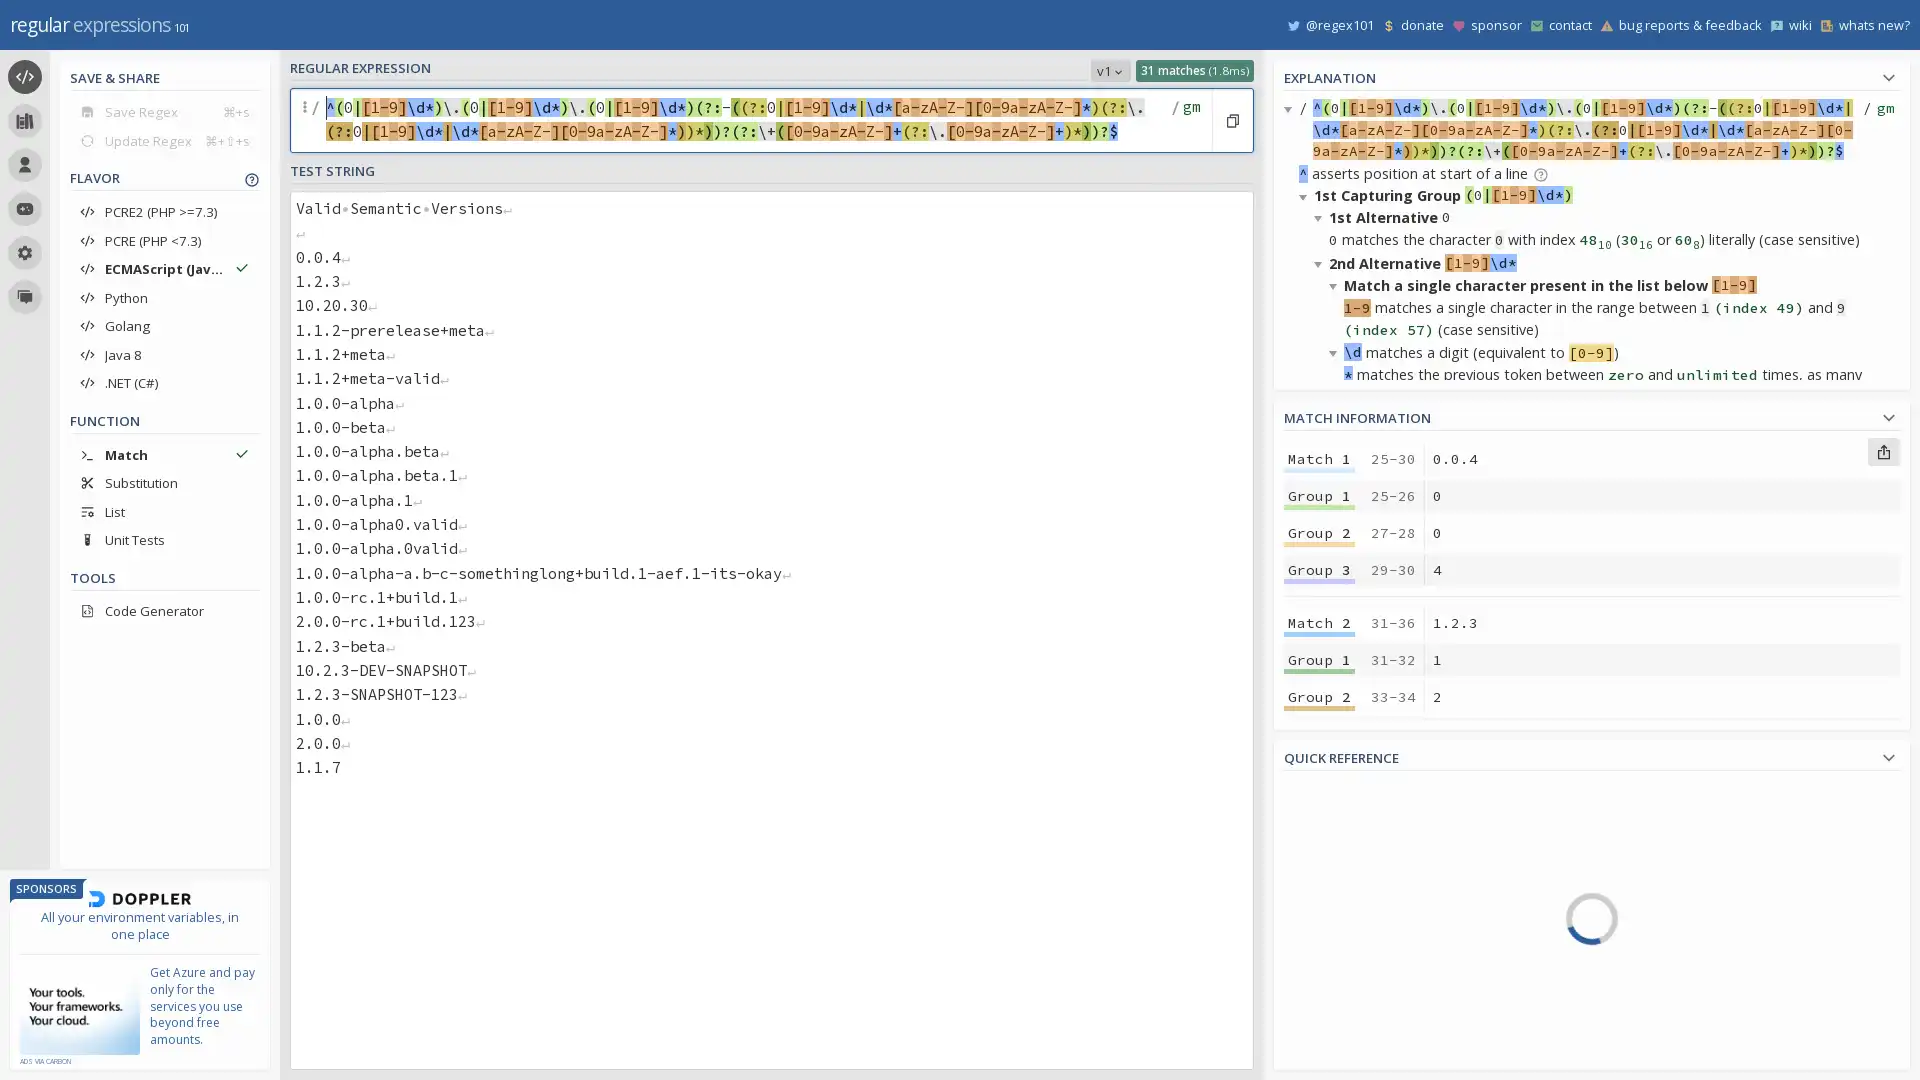  Describe the element at coordinates (1691, 1047) in the screenshot. I see `Any digit \d` at that location.